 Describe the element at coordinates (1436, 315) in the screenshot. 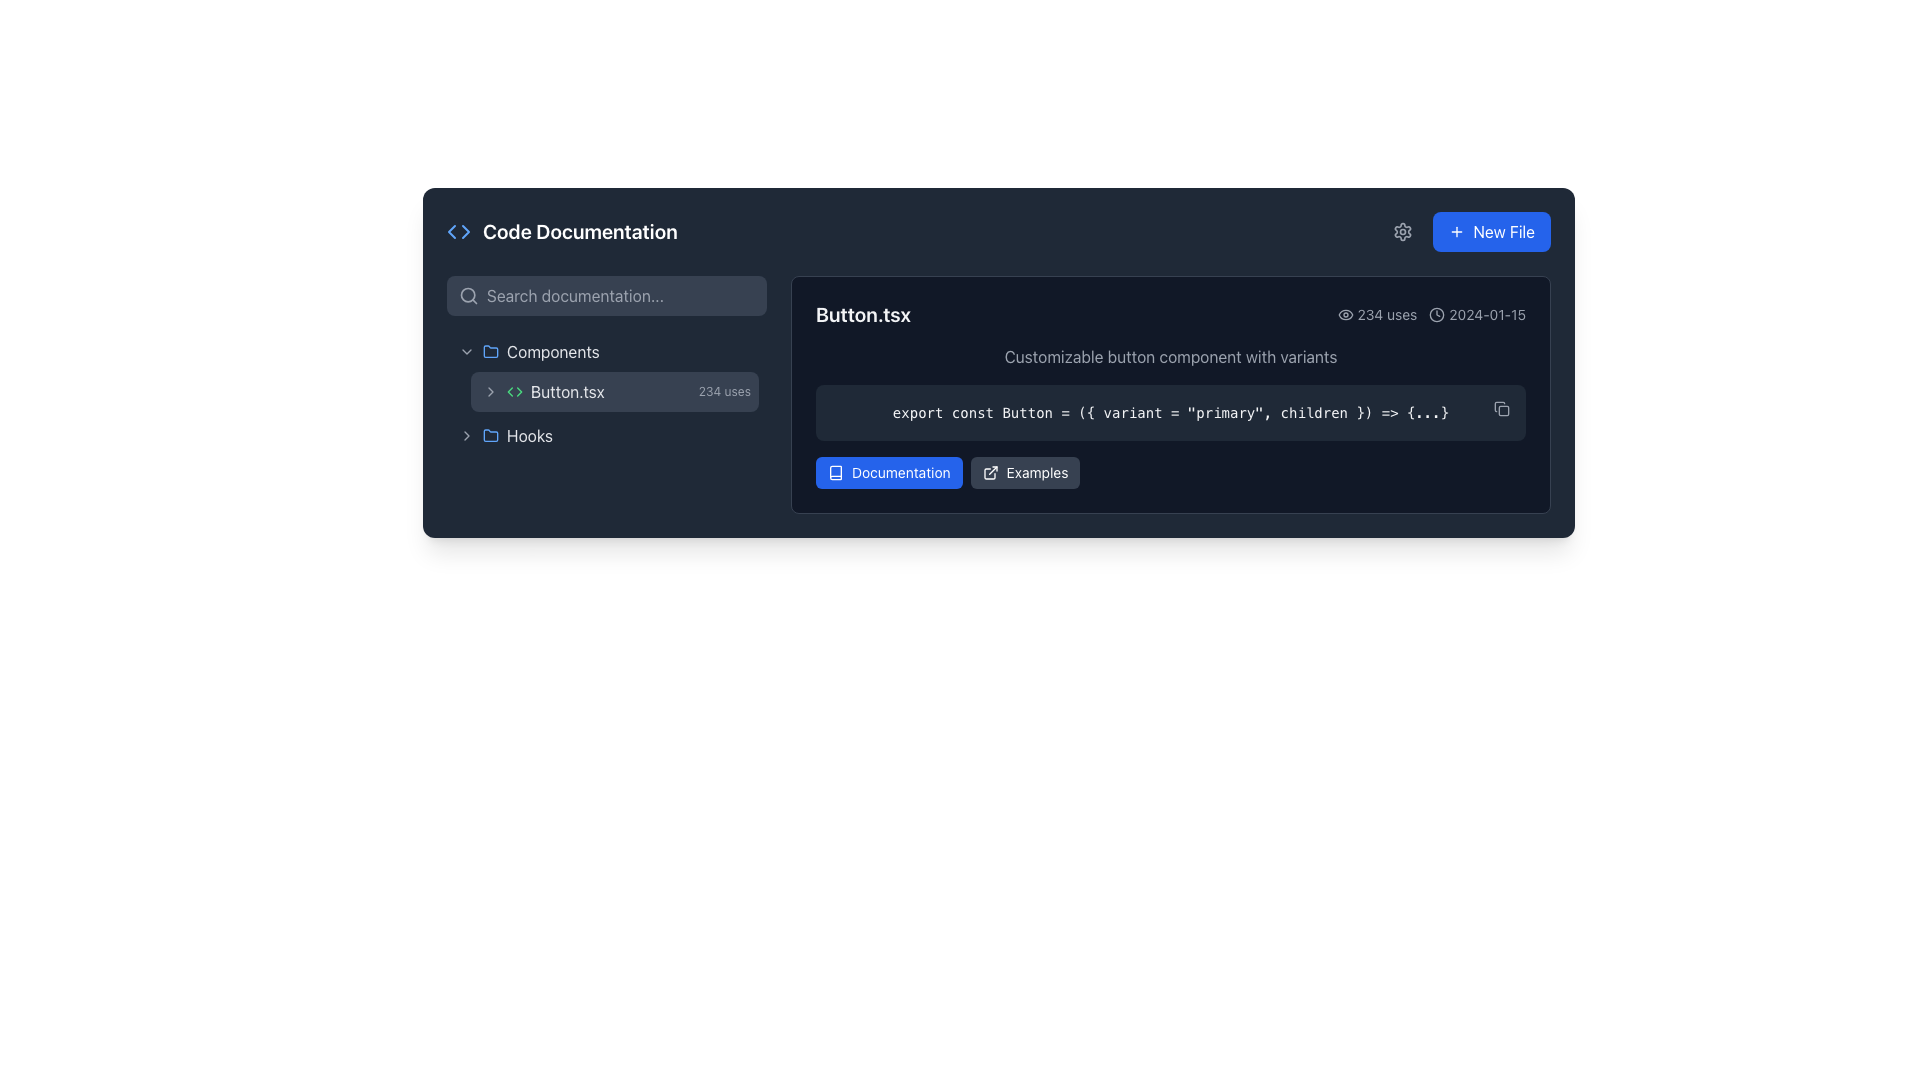

I see `the circular clock icon located at the top-right corner of the panel, which has a distinct border and is part of an SVG graphic` at that location.